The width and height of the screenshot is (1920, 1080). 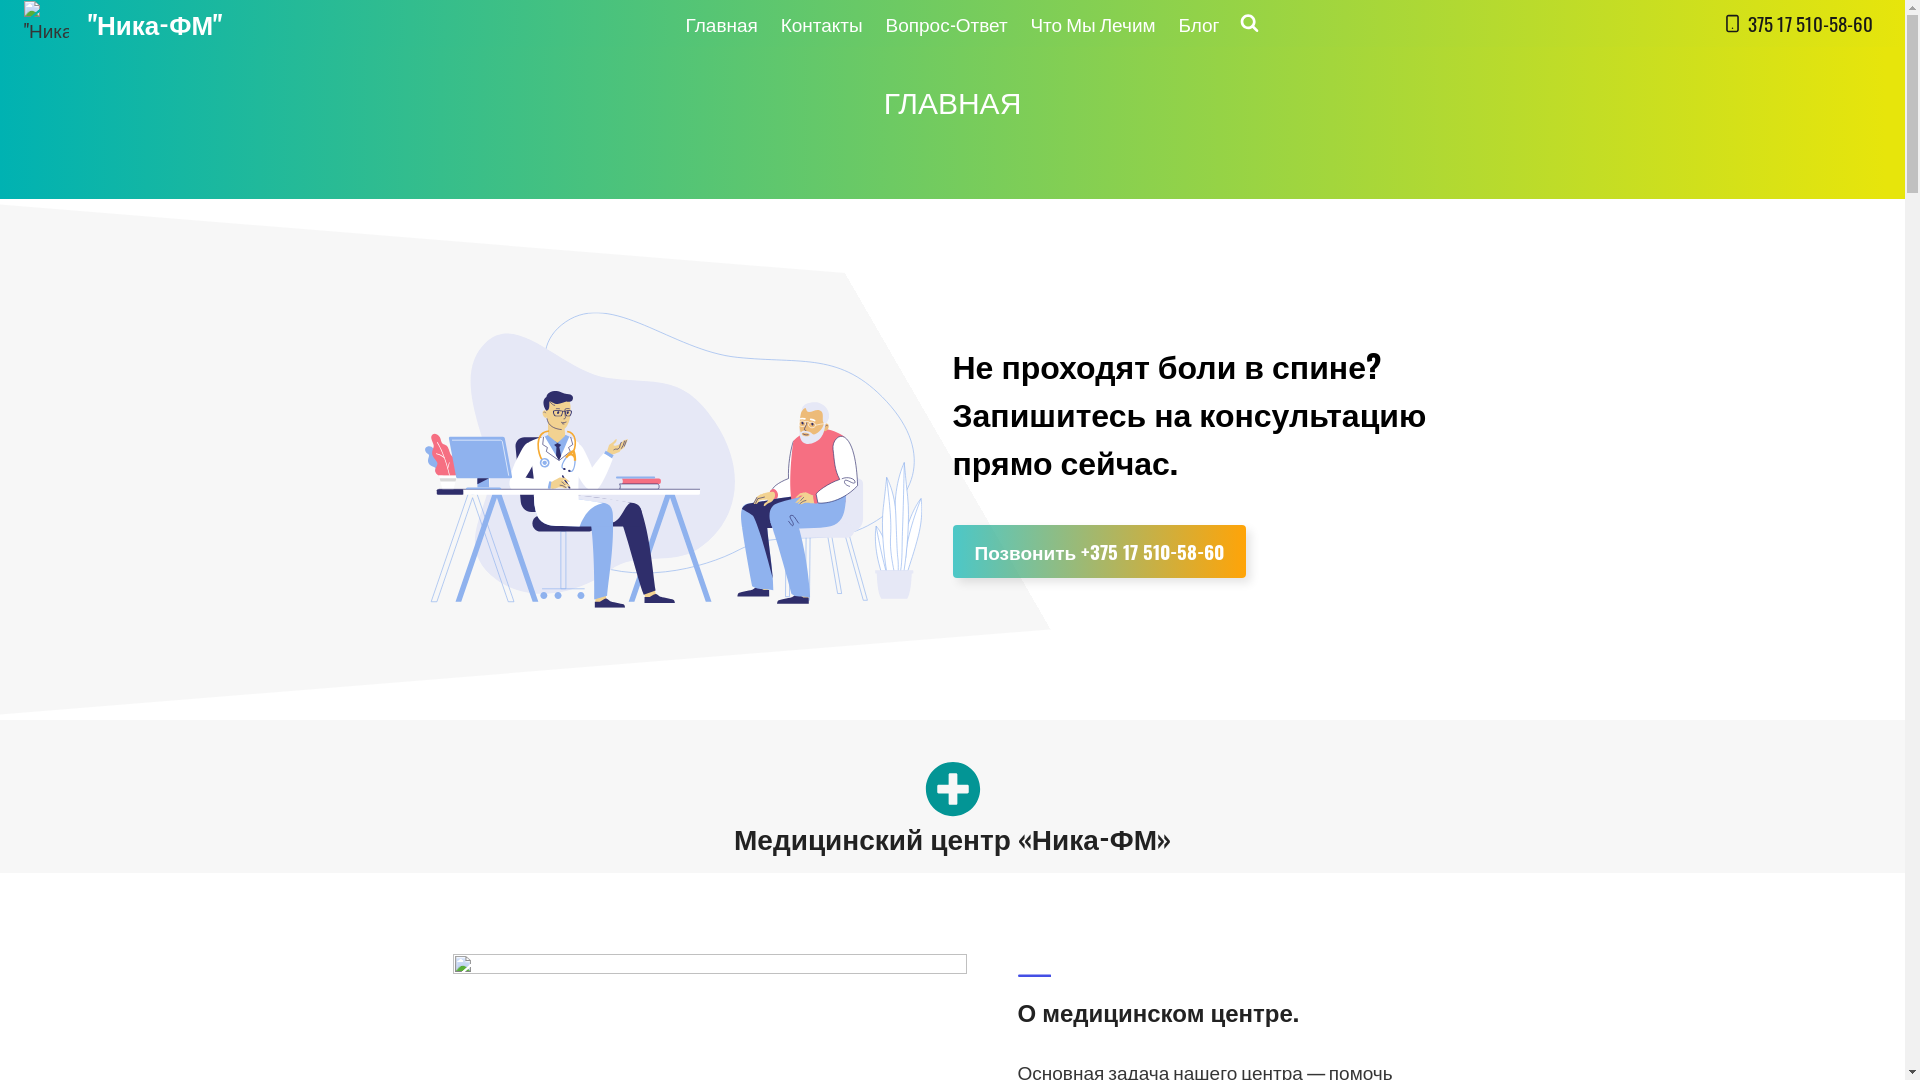 What do you see at coordinates (1798, 23) in the screenshot?
I see `'375 17 510-58-60'` at bounding box center [1798, 23].